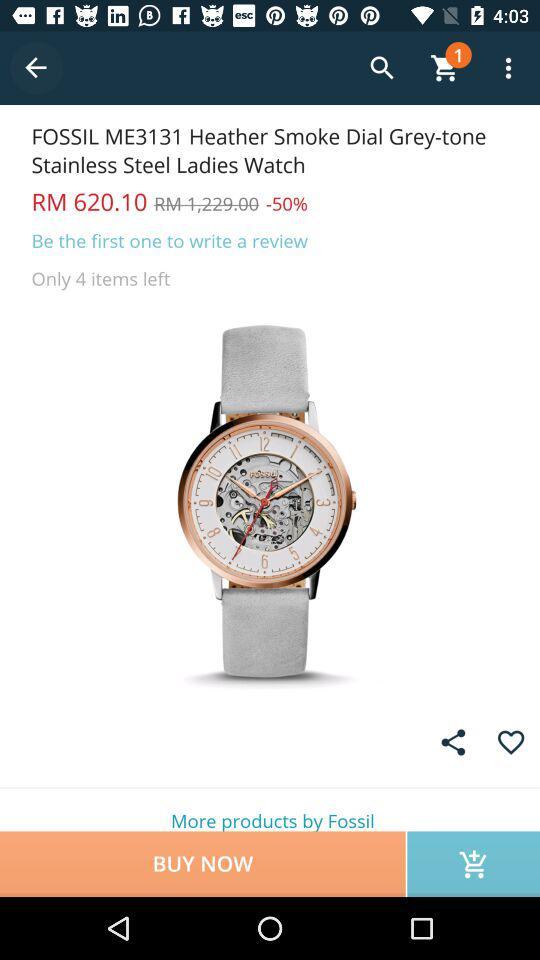 This screenshot has height=960, width=540. Describe the element at coordinates (270, 810) in the screenshot. I see `more products by` at that location.